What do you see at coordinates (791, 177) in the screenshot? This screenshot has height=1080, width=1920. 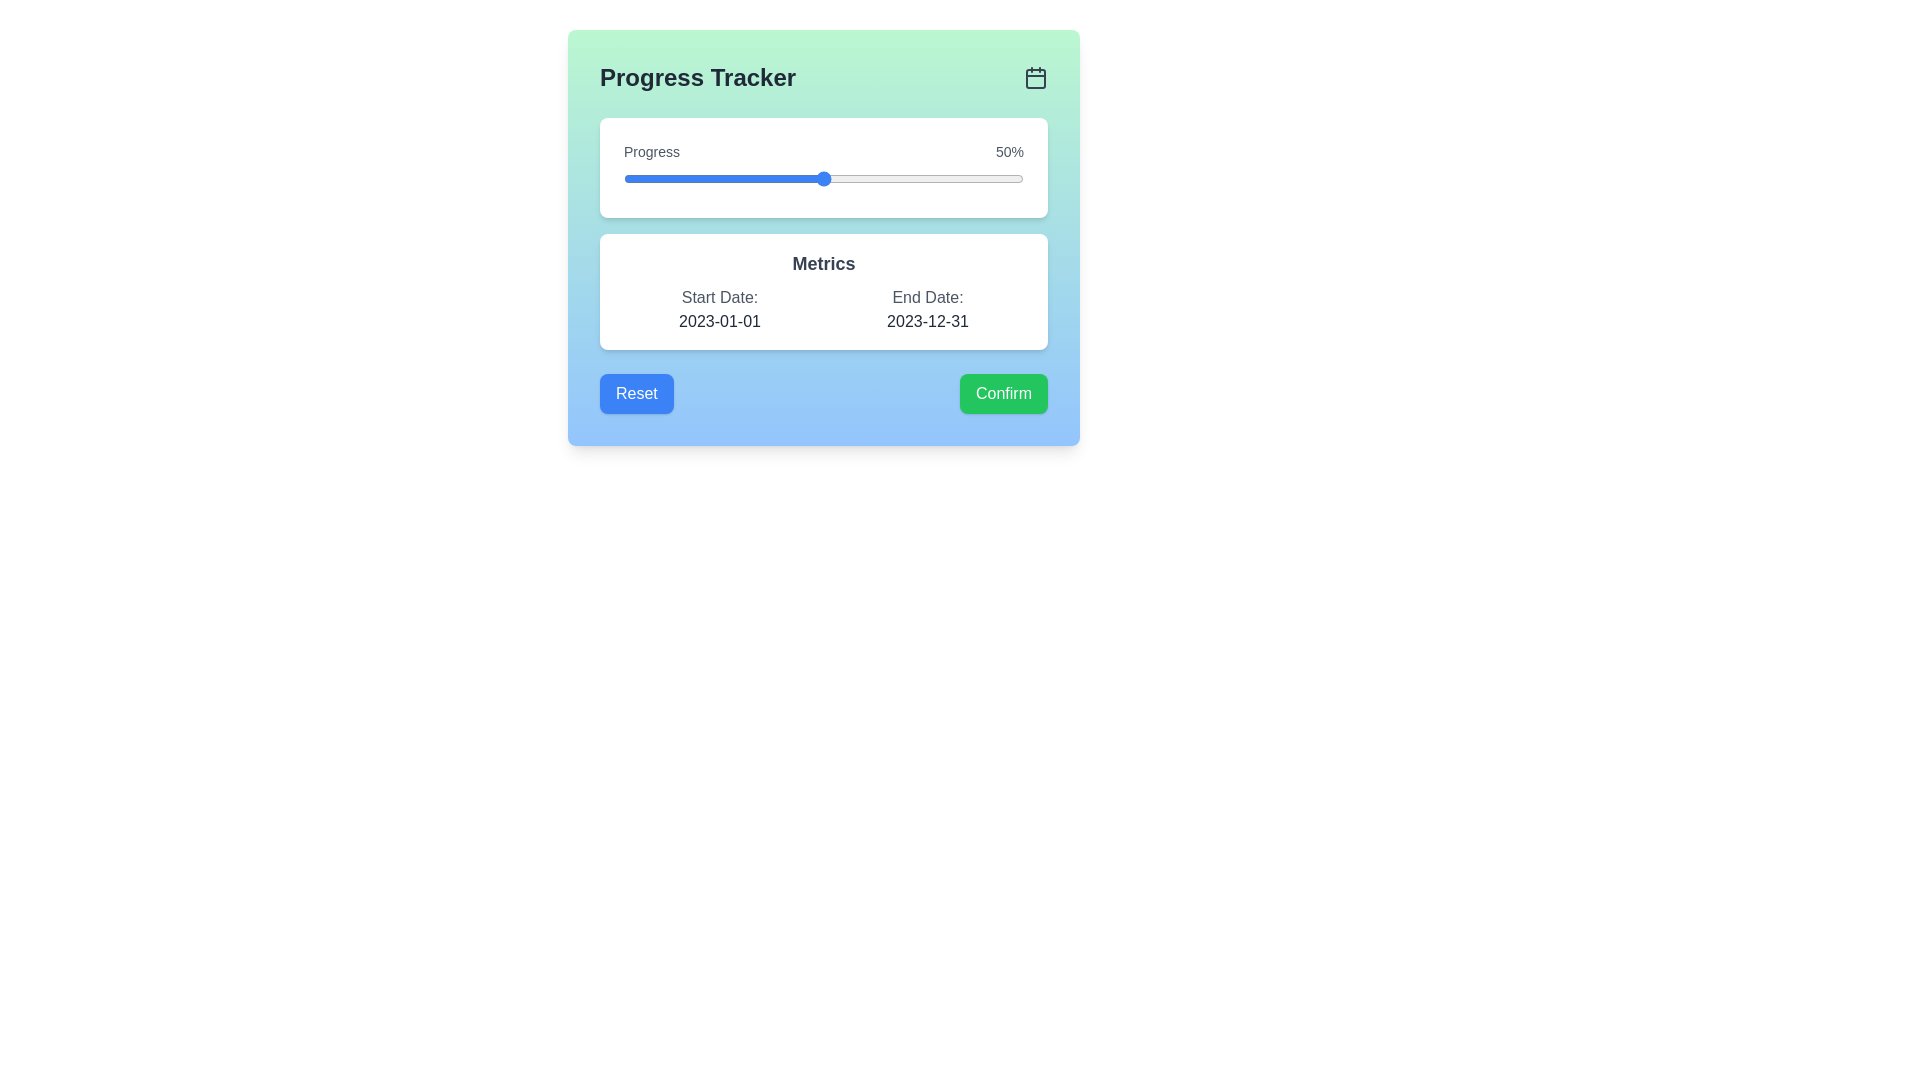 I see `the progress` at bounding box center [791, 177].